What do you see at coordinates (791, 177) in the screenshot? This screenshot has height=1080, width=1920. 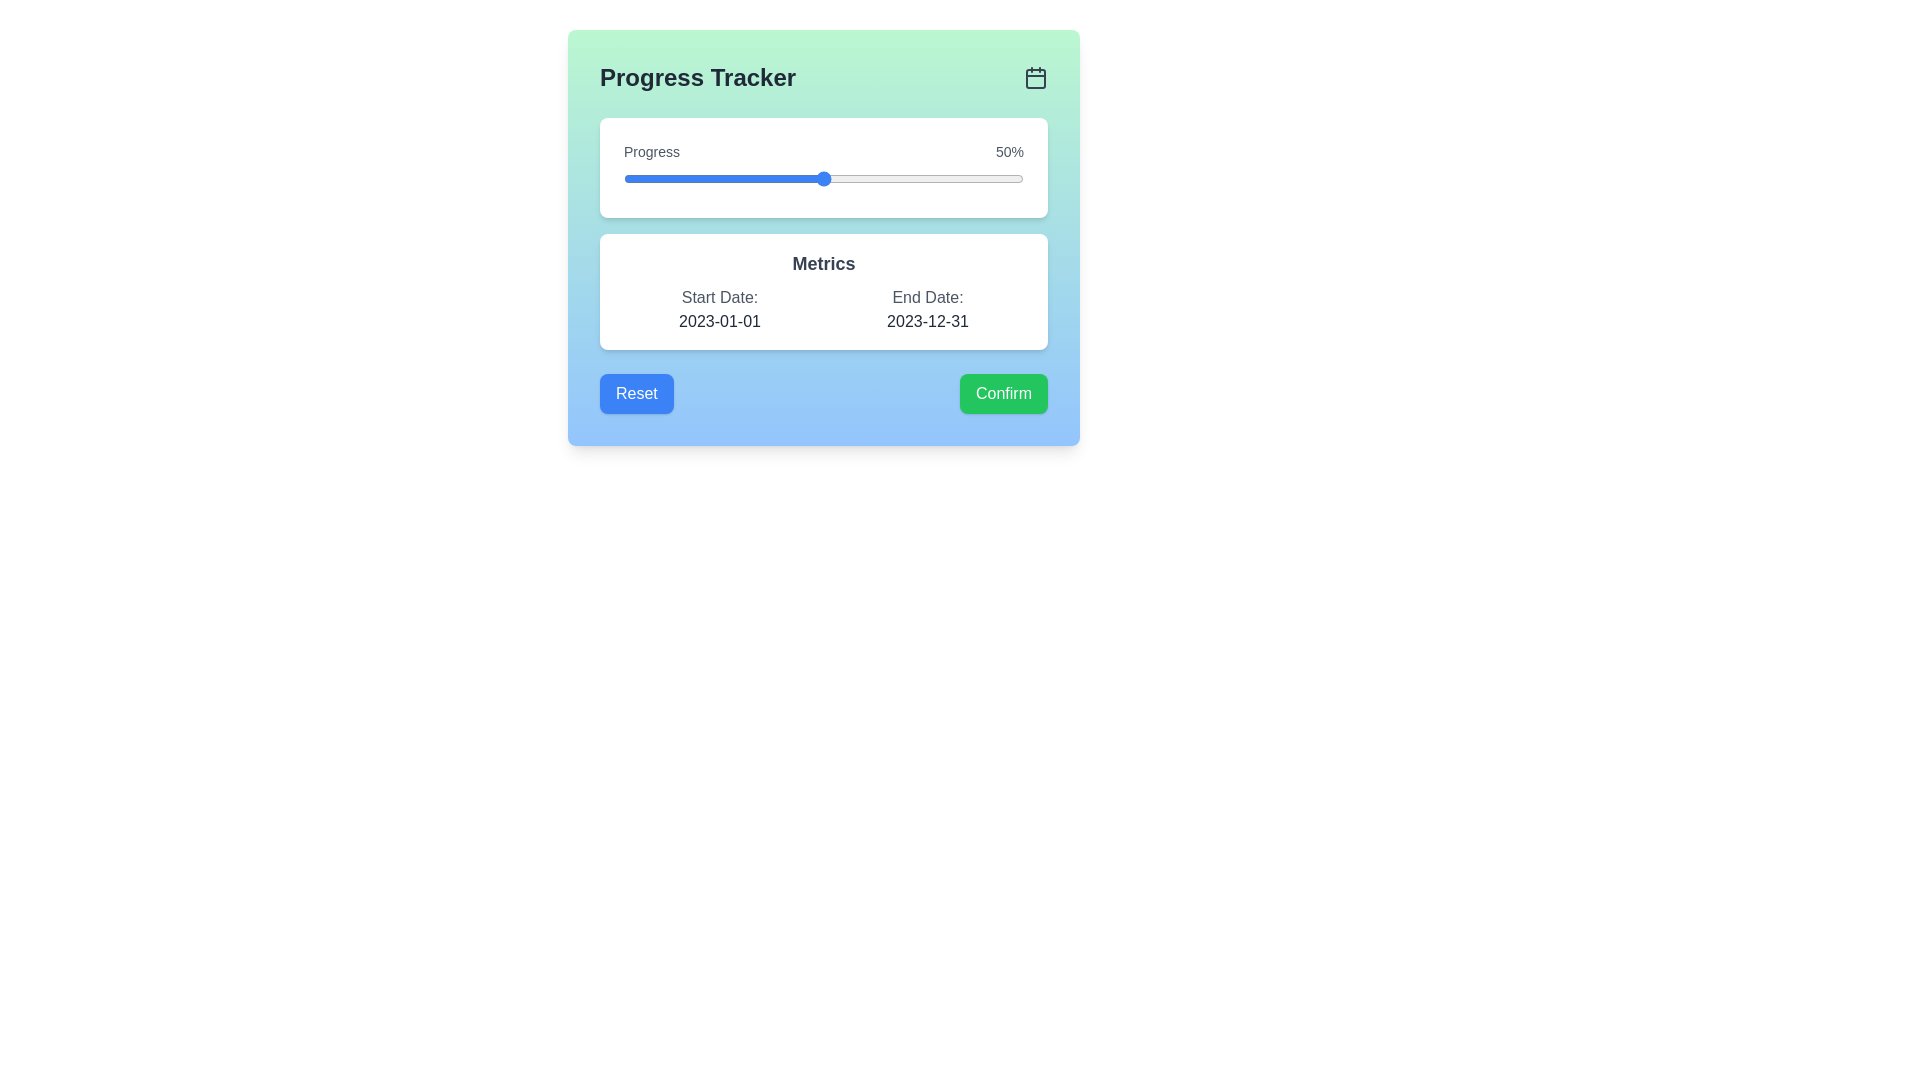 I see `the progress` at bounding box center [791, 177].